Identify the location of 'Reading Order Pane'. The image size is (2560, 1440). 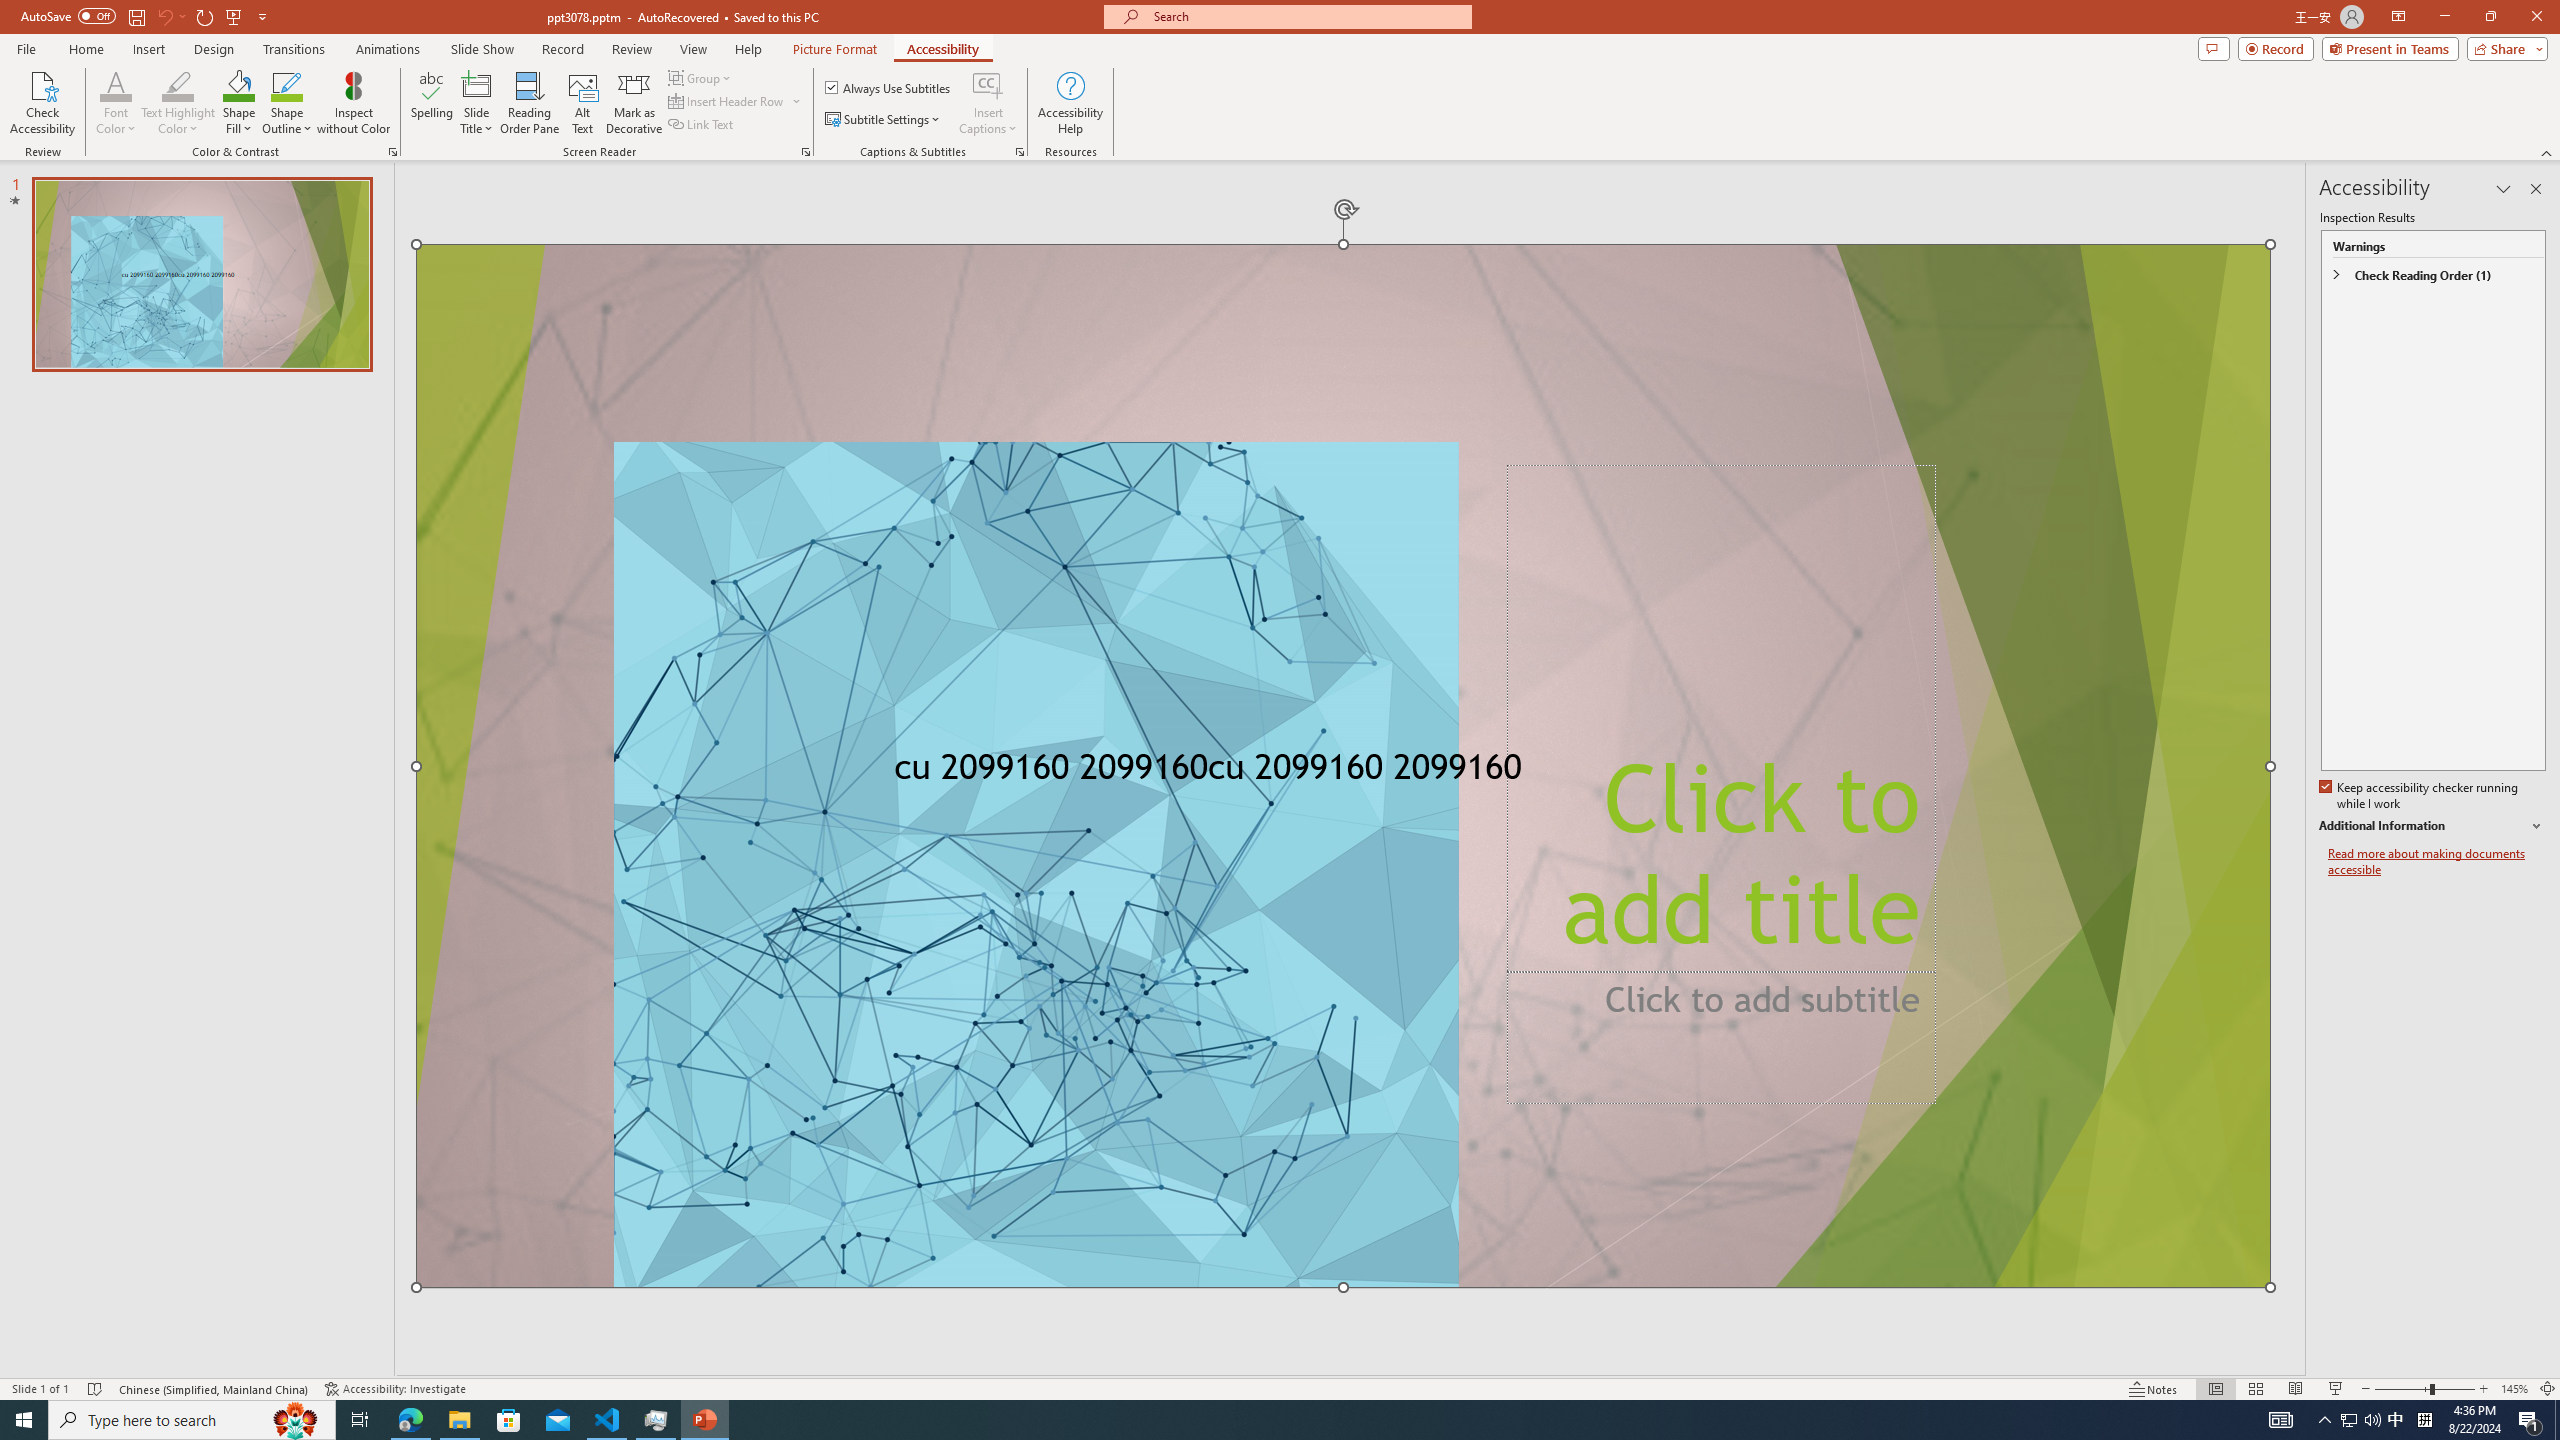
(530, 103).